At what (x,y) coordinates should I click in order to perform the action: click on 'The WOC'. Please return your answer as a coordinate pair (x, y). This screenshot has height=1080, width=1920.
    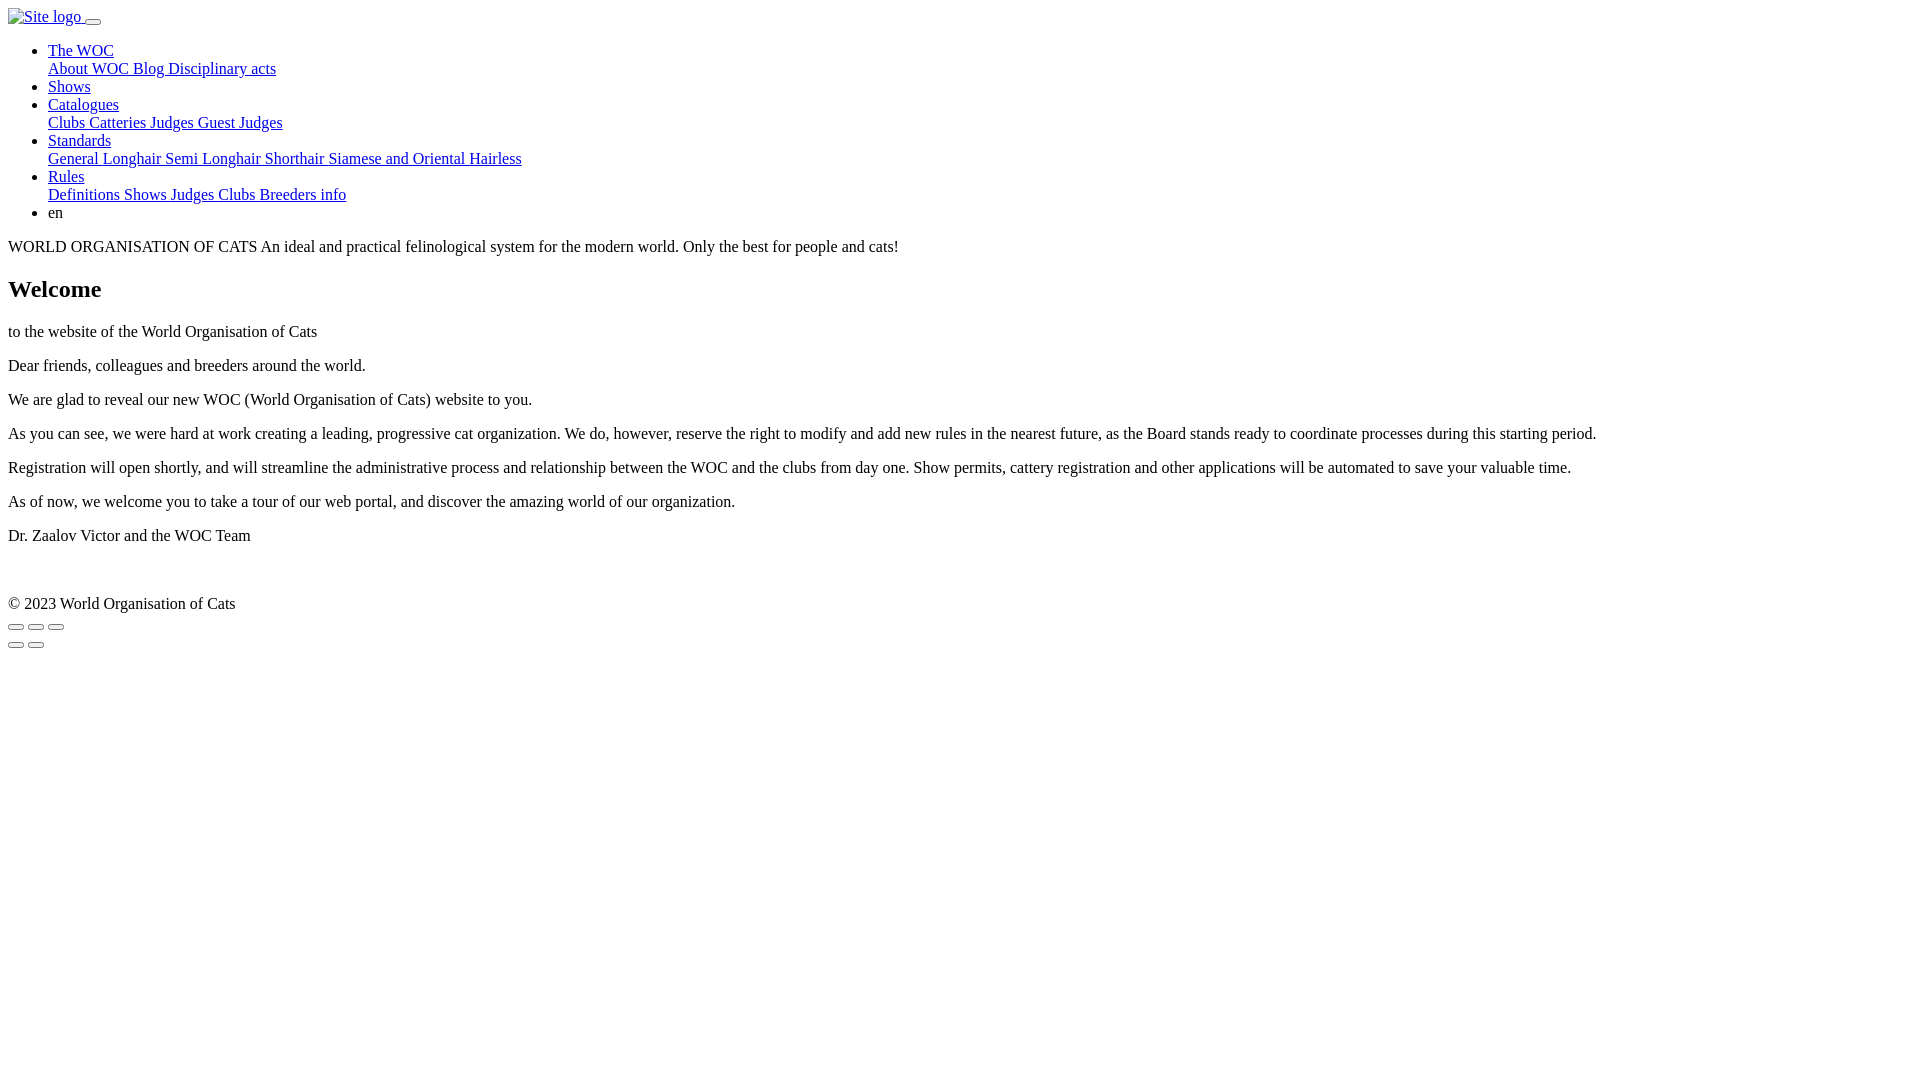
    Looking at the image, I should click on (80, 49).